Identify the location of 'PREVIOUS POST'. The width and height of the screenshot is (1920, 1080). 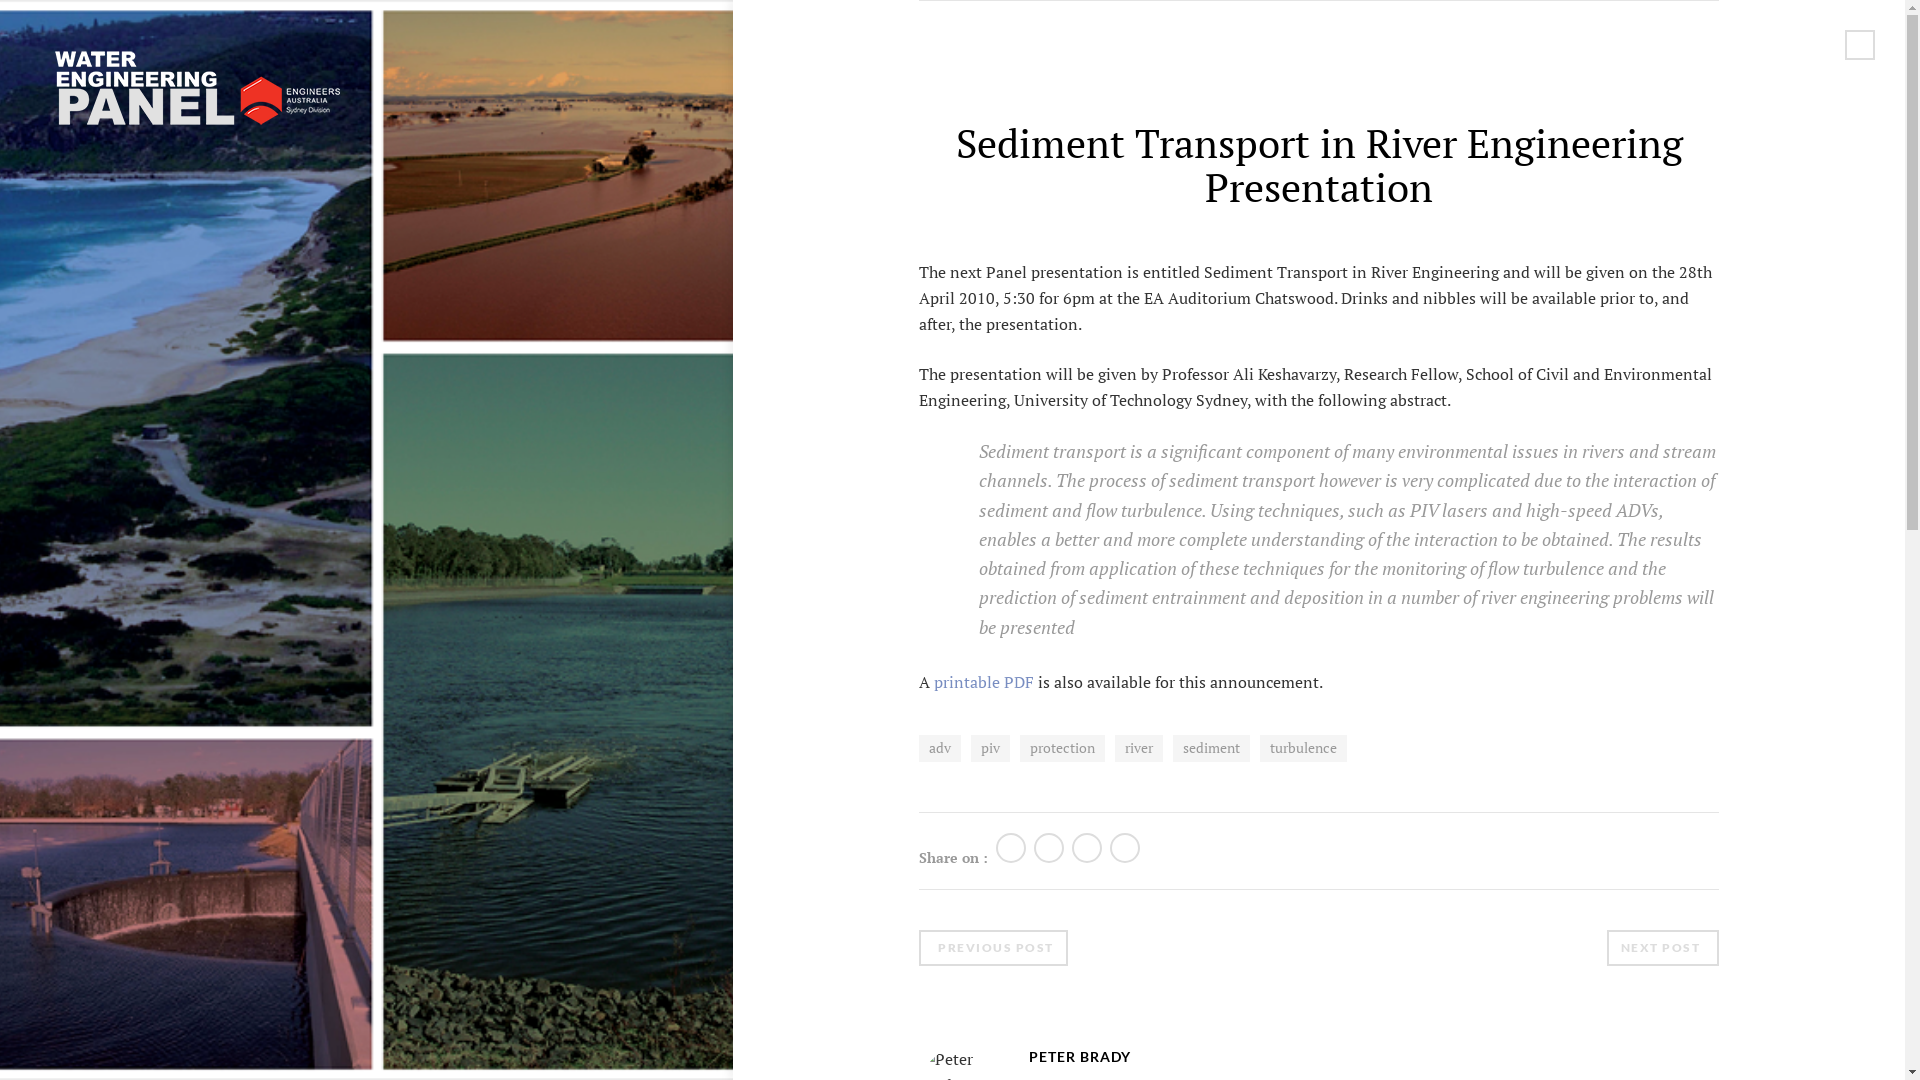
(993, 947).